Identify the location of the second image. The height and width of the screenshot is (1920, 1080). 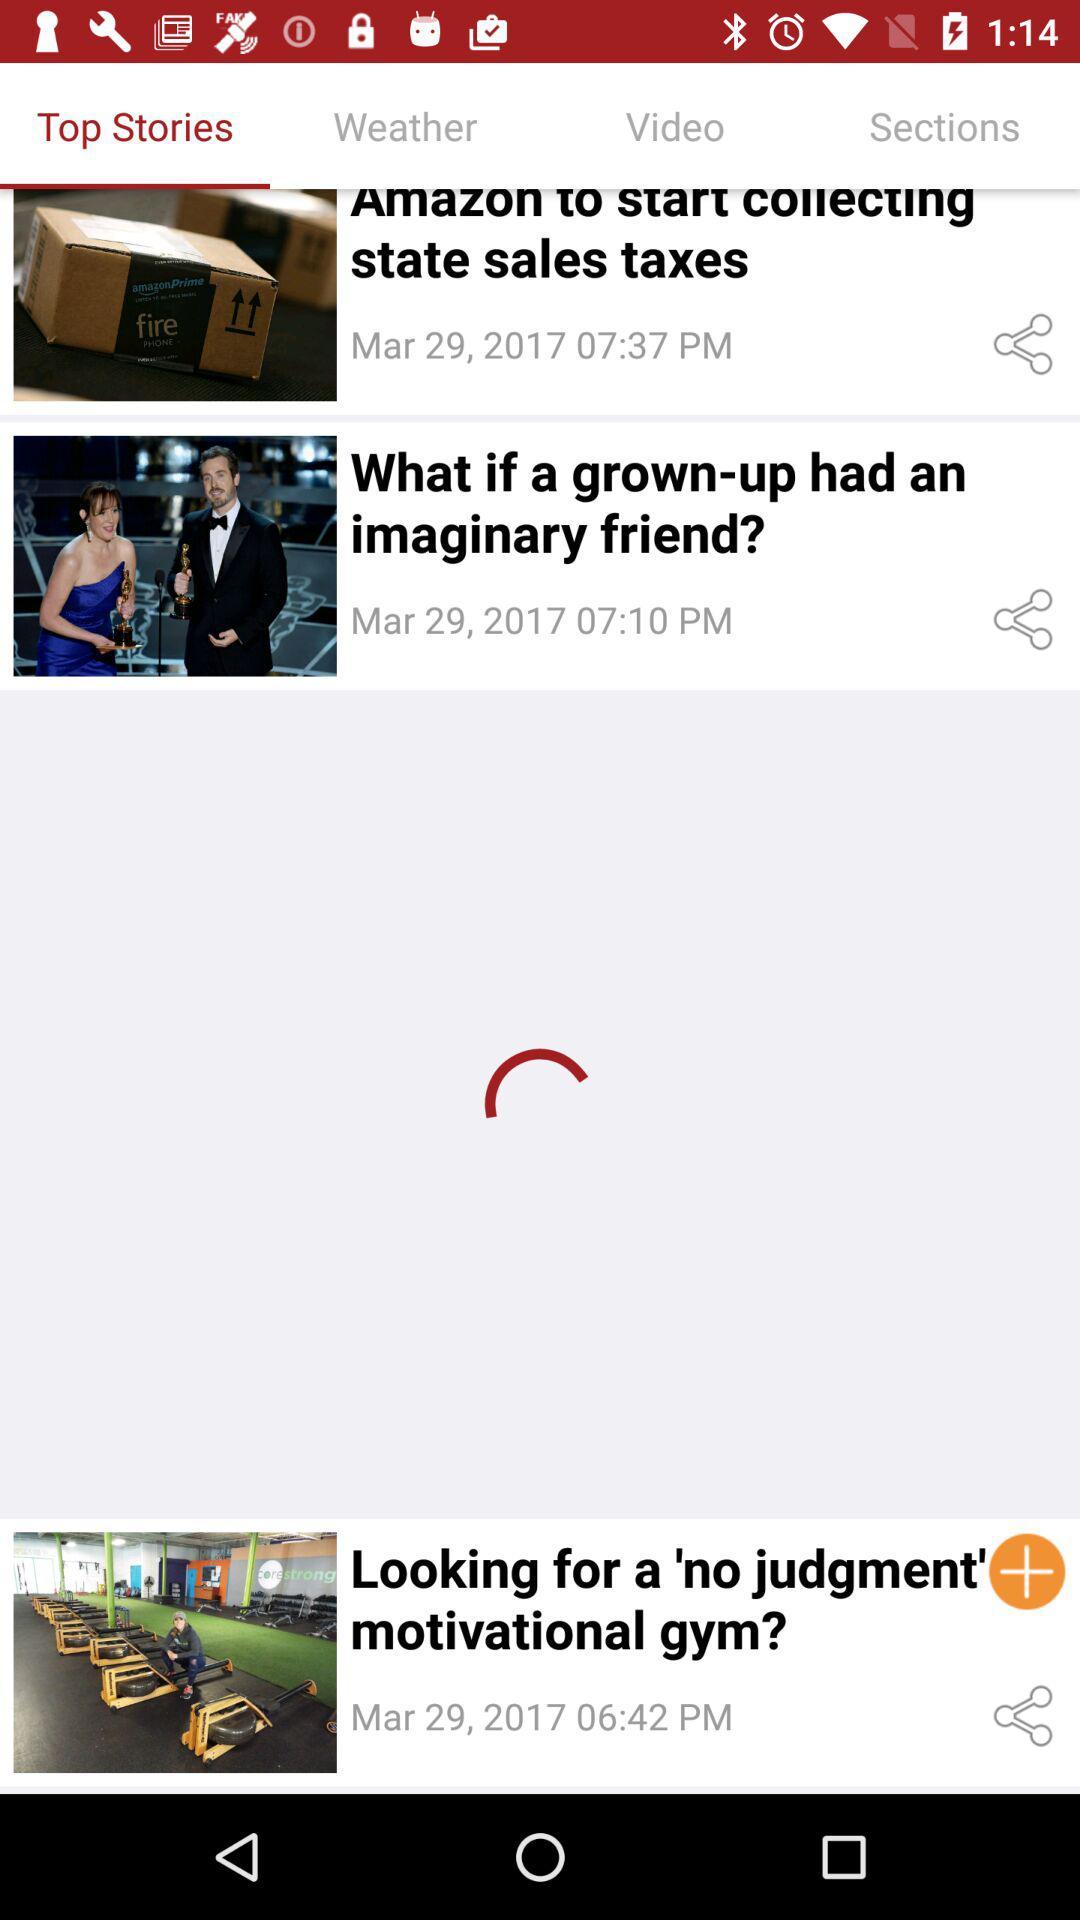
(174, 556).